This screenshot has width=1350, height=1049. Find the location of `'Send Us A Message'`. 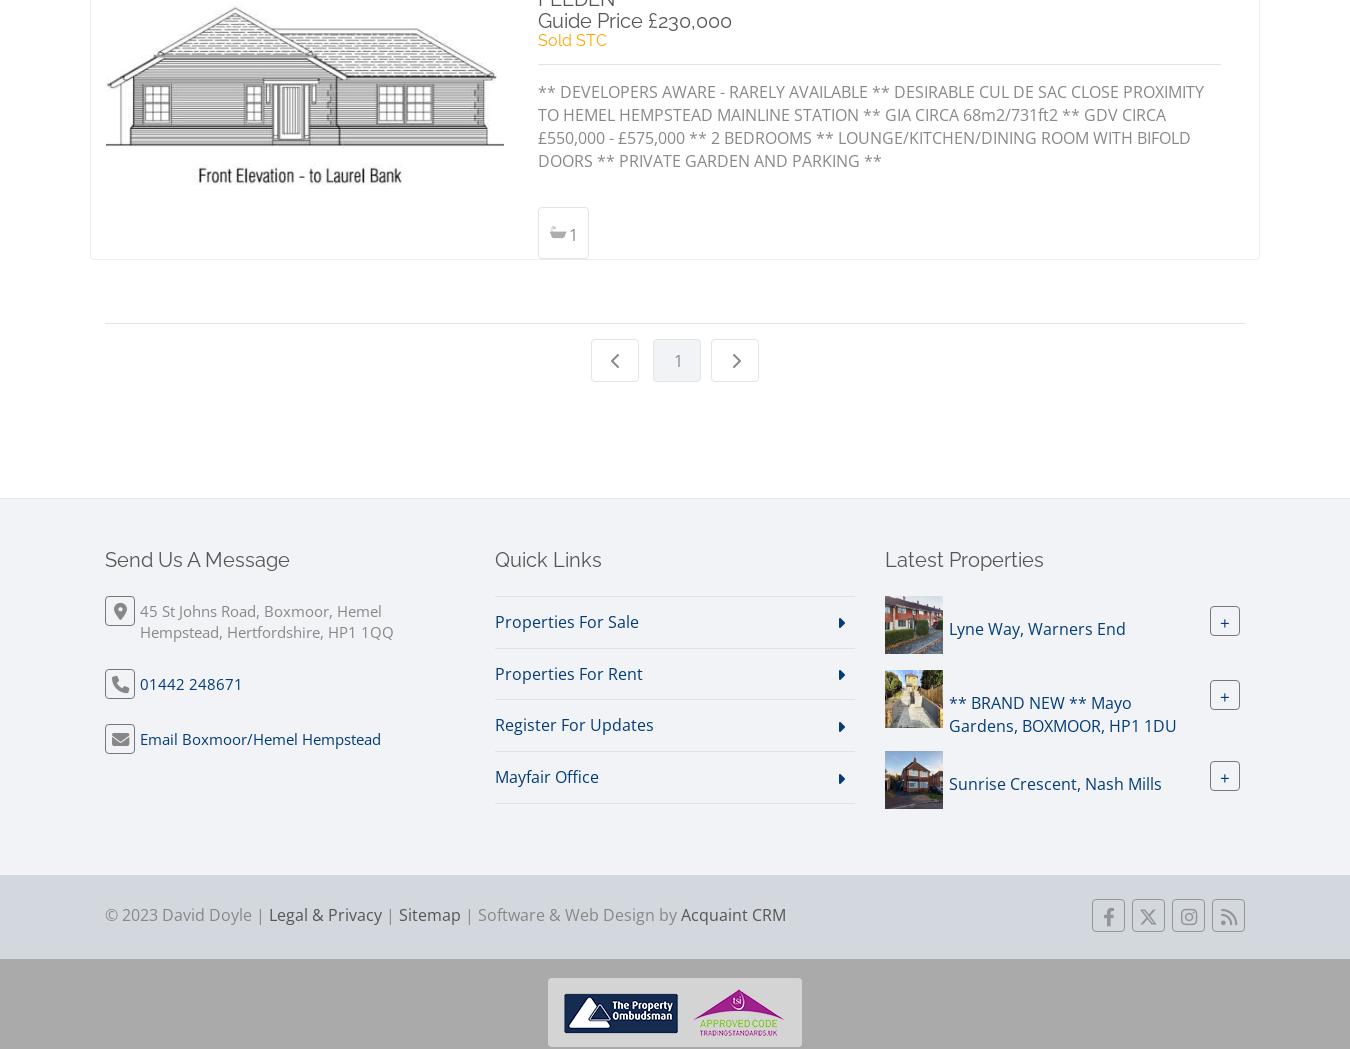

'Send Us A Message' is located at coordinates (197, 559).